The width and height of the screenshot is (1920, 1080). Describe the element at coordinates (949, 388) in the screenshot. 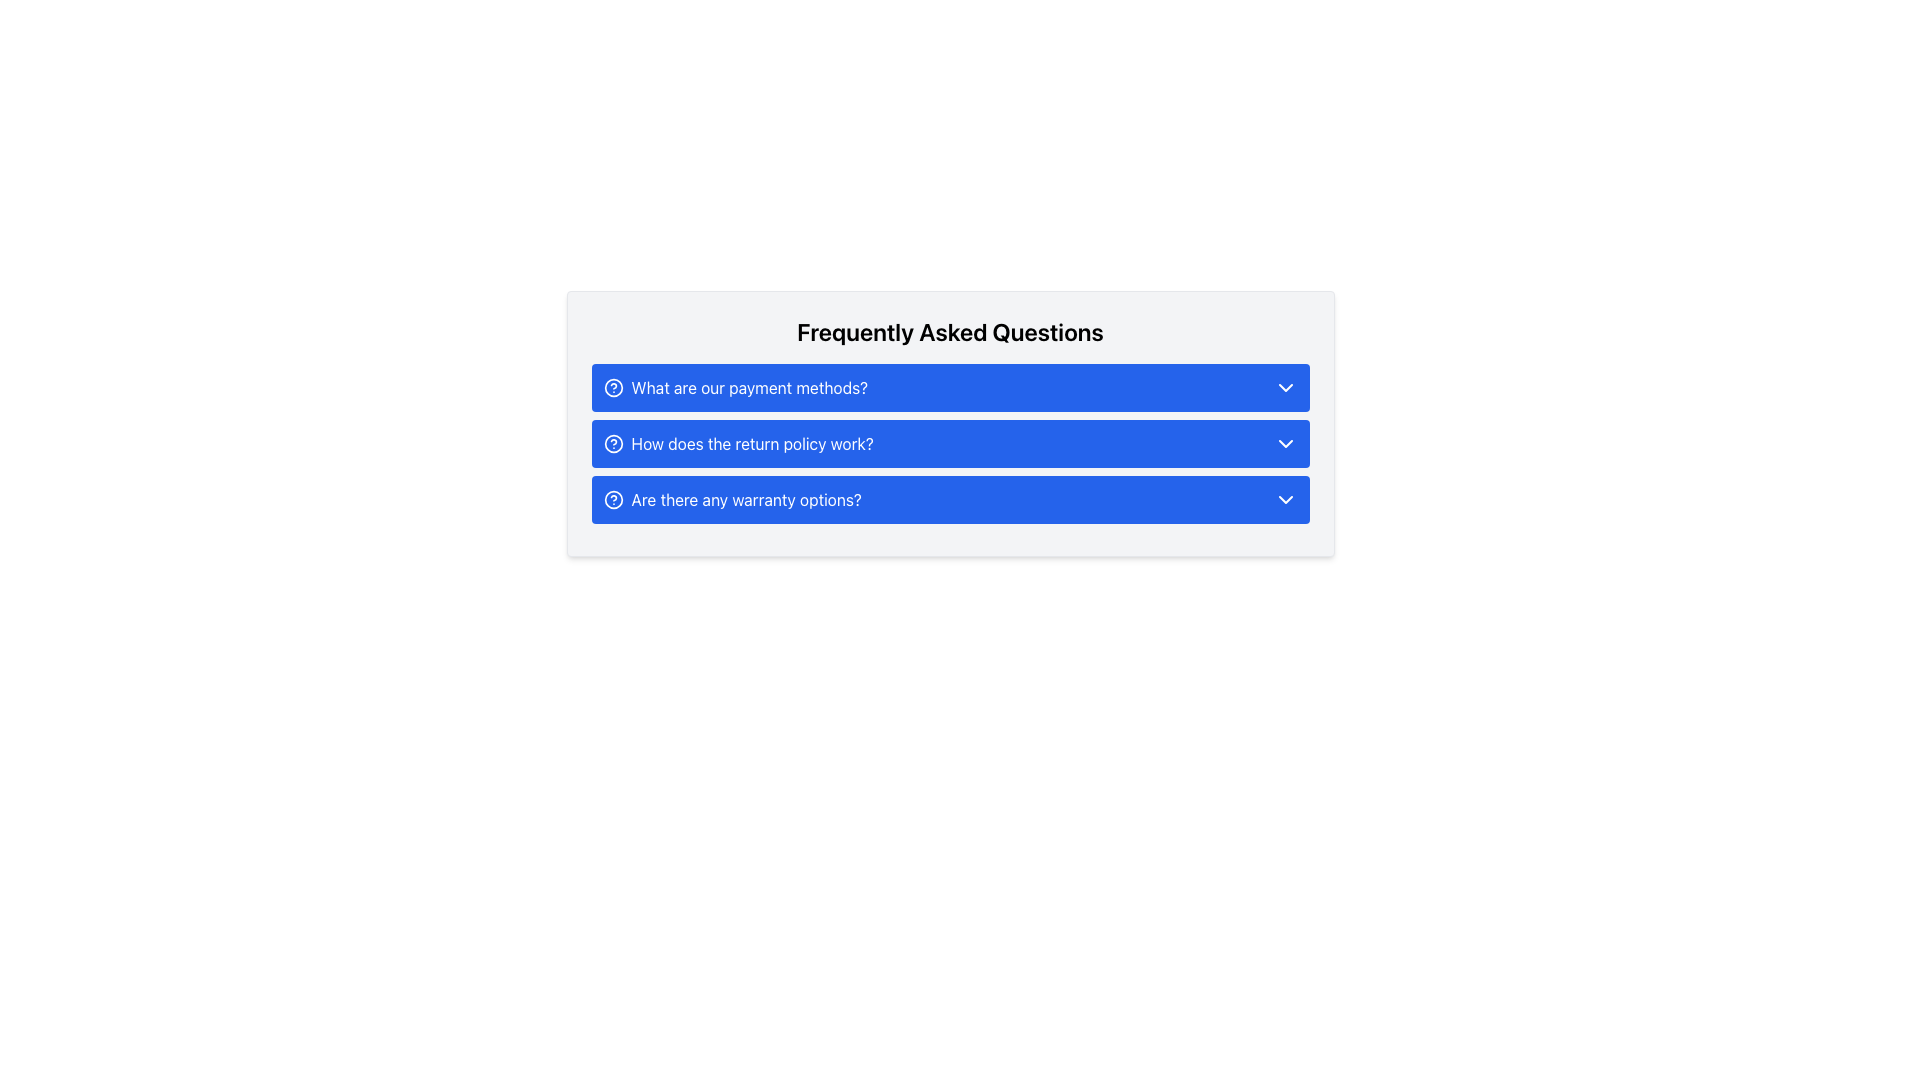

I see `the first collapsible FAQ item below the title 'Frequently Asked Questions'` at that location.